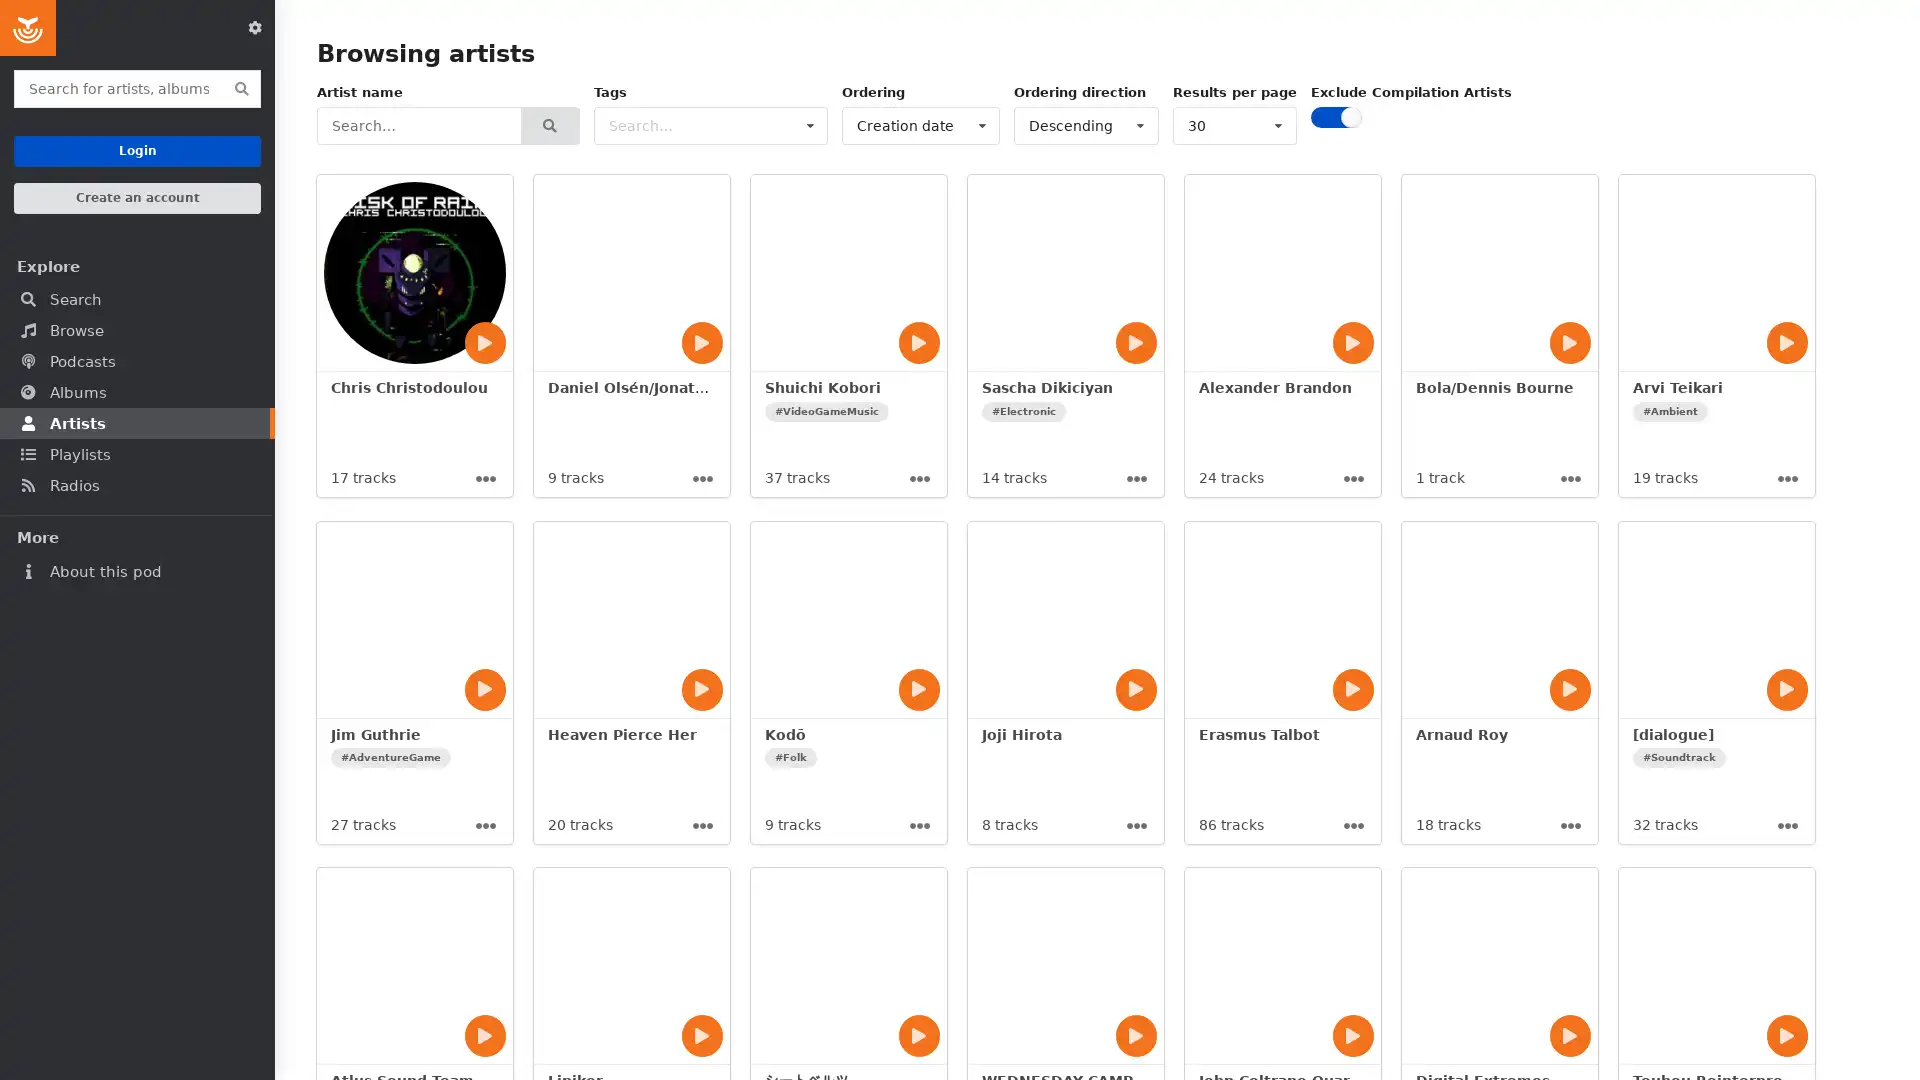  Describe the element at coordinates (1786, 342) in the screenshot. I see `Play artist` at that location.